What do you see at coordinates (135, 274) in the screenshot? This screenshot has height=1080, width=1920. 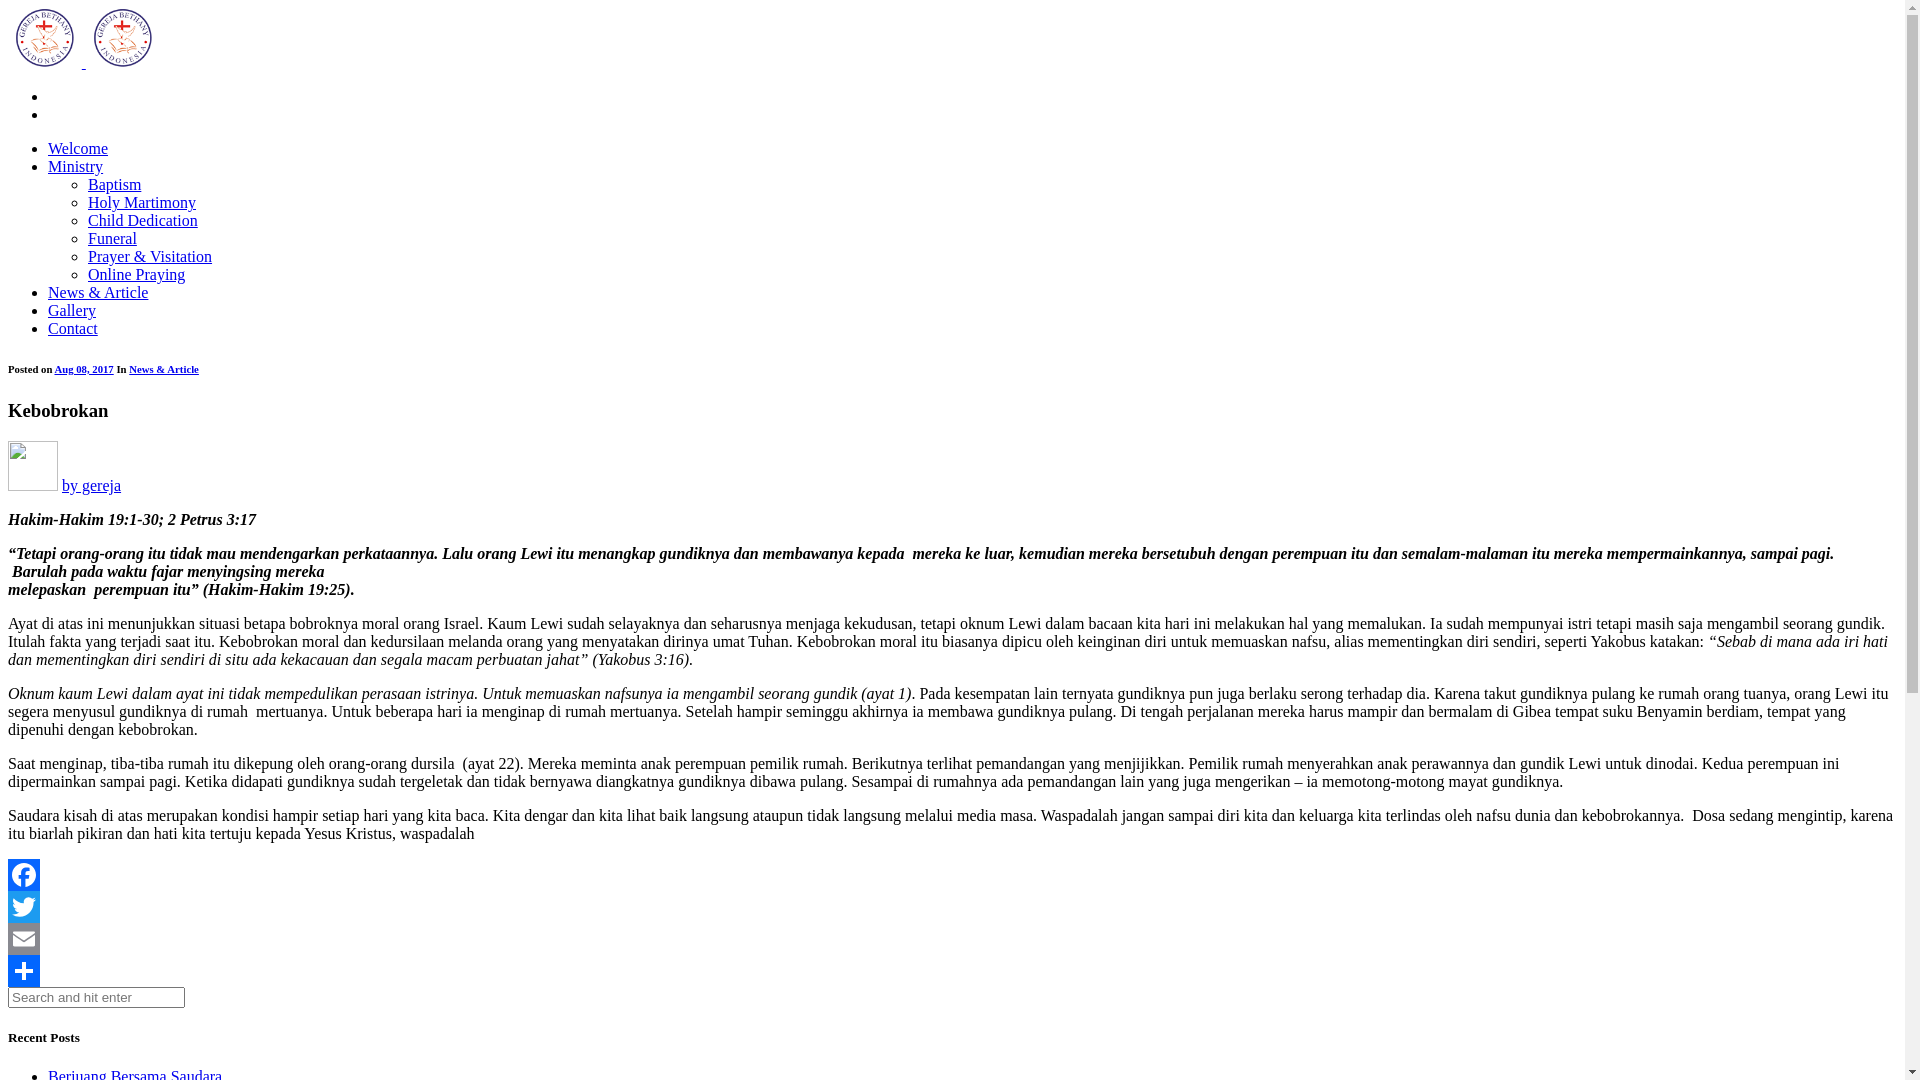 I see `'Online Praying'` at bounding box center [135, 274].